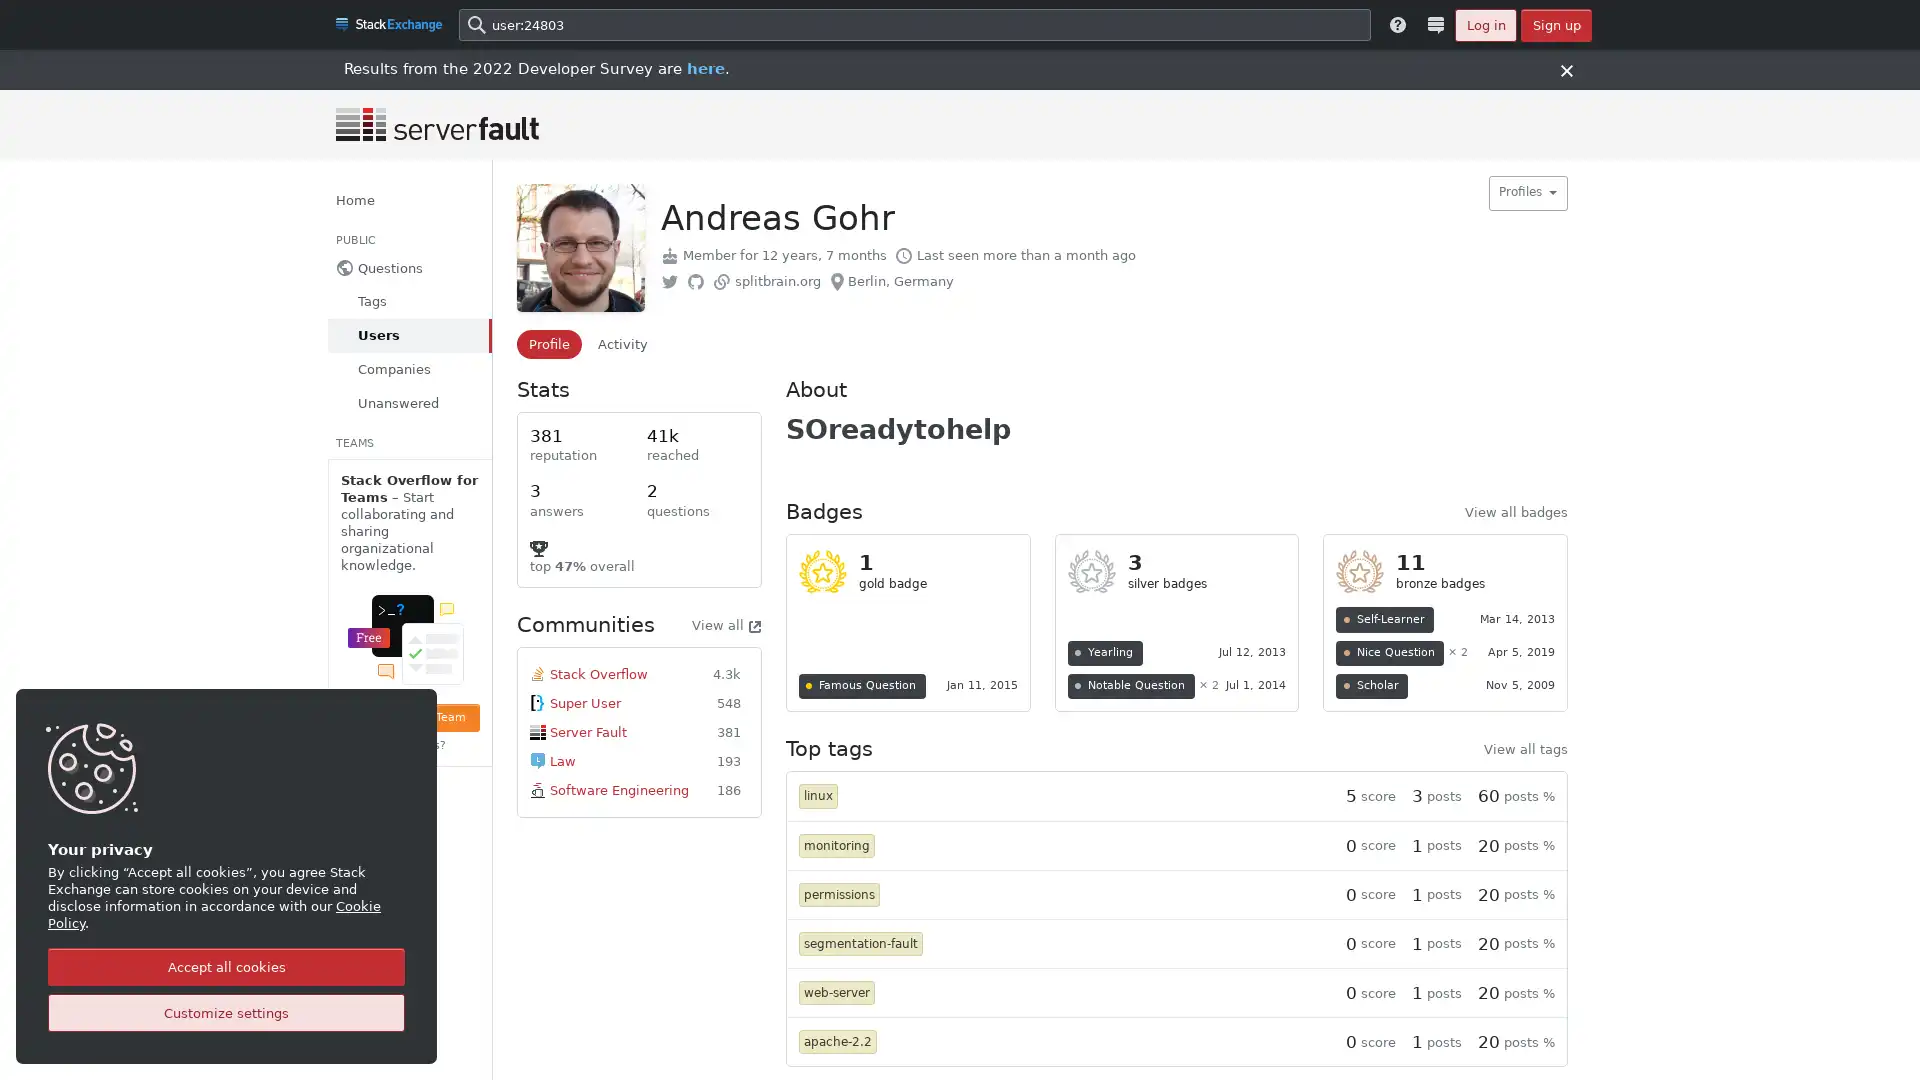  What do you see at coordinates (226, 1013) in the screenshot?
I see `Customize settings` at bounding box center [226, 1013].